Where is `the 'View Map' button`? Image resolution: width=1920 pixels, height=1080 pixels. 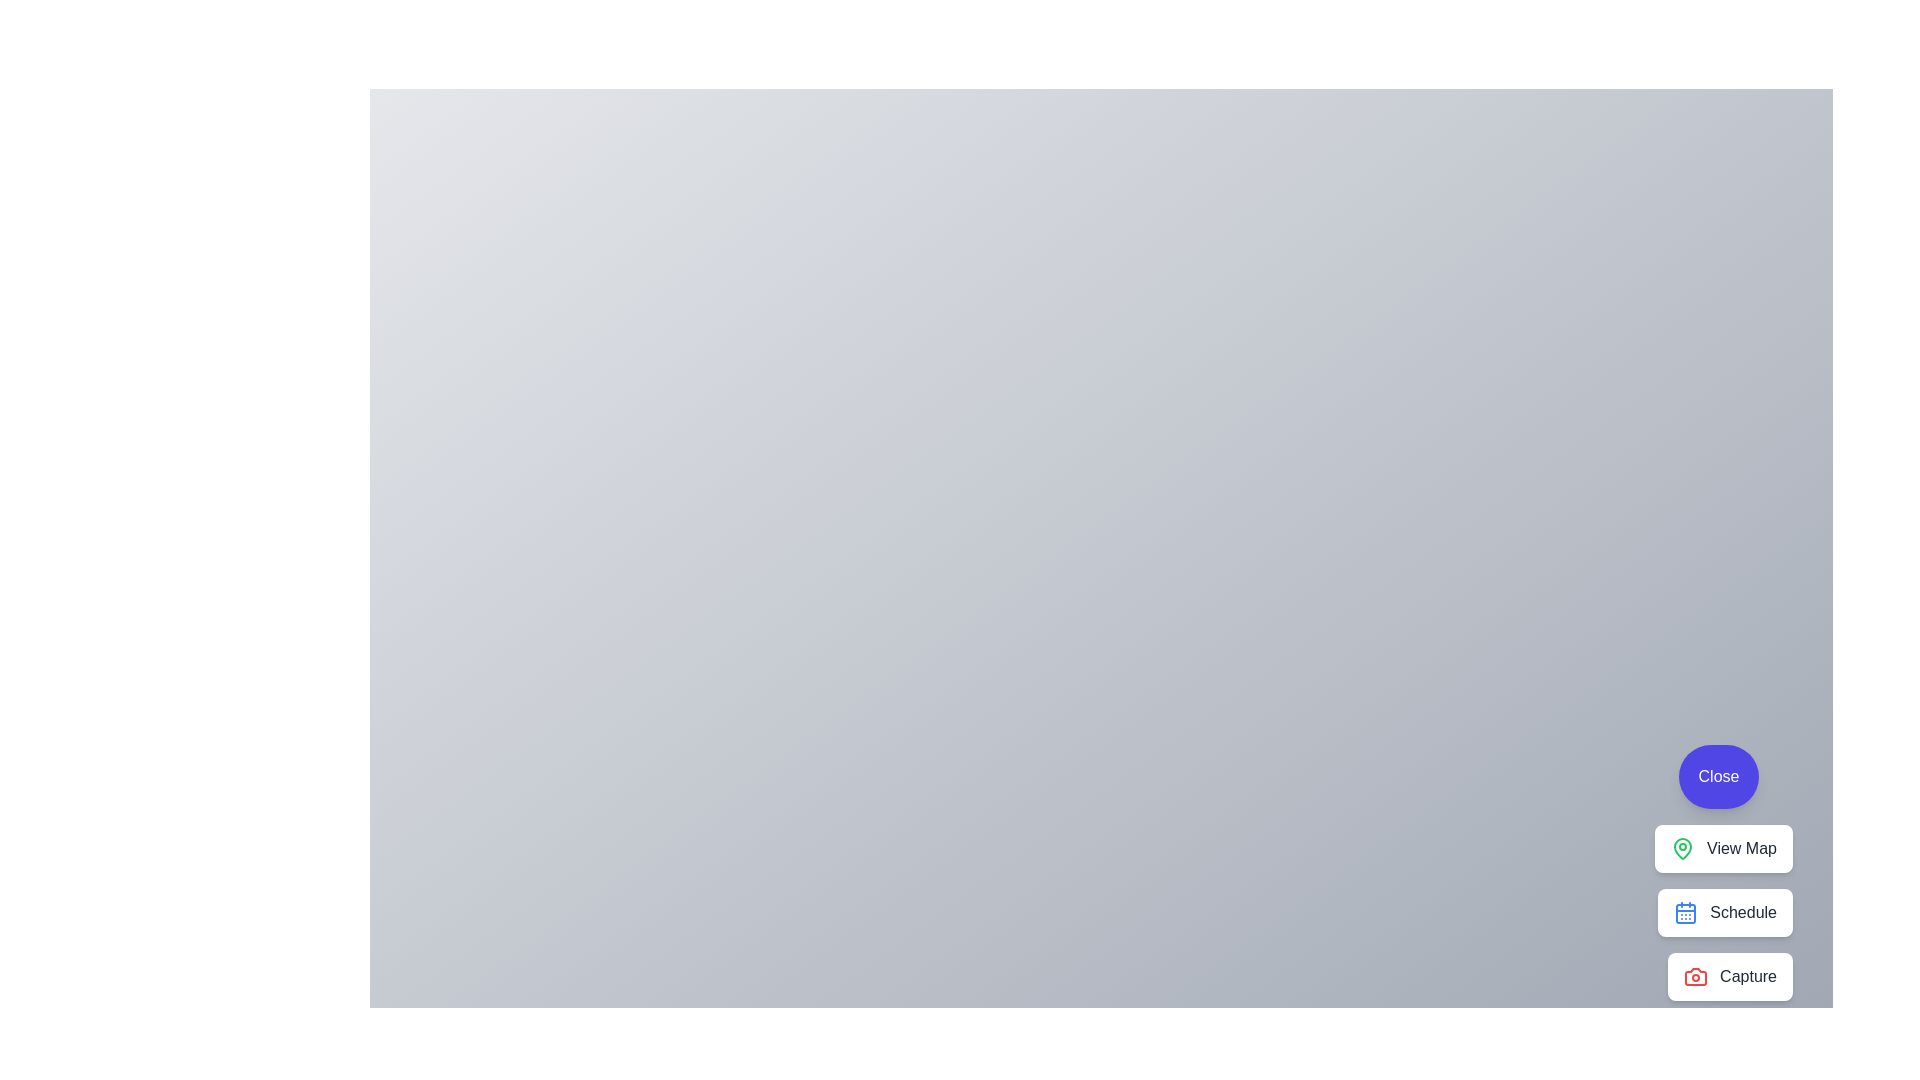
the 'View Map' button is located at coordinates (1722, 848).